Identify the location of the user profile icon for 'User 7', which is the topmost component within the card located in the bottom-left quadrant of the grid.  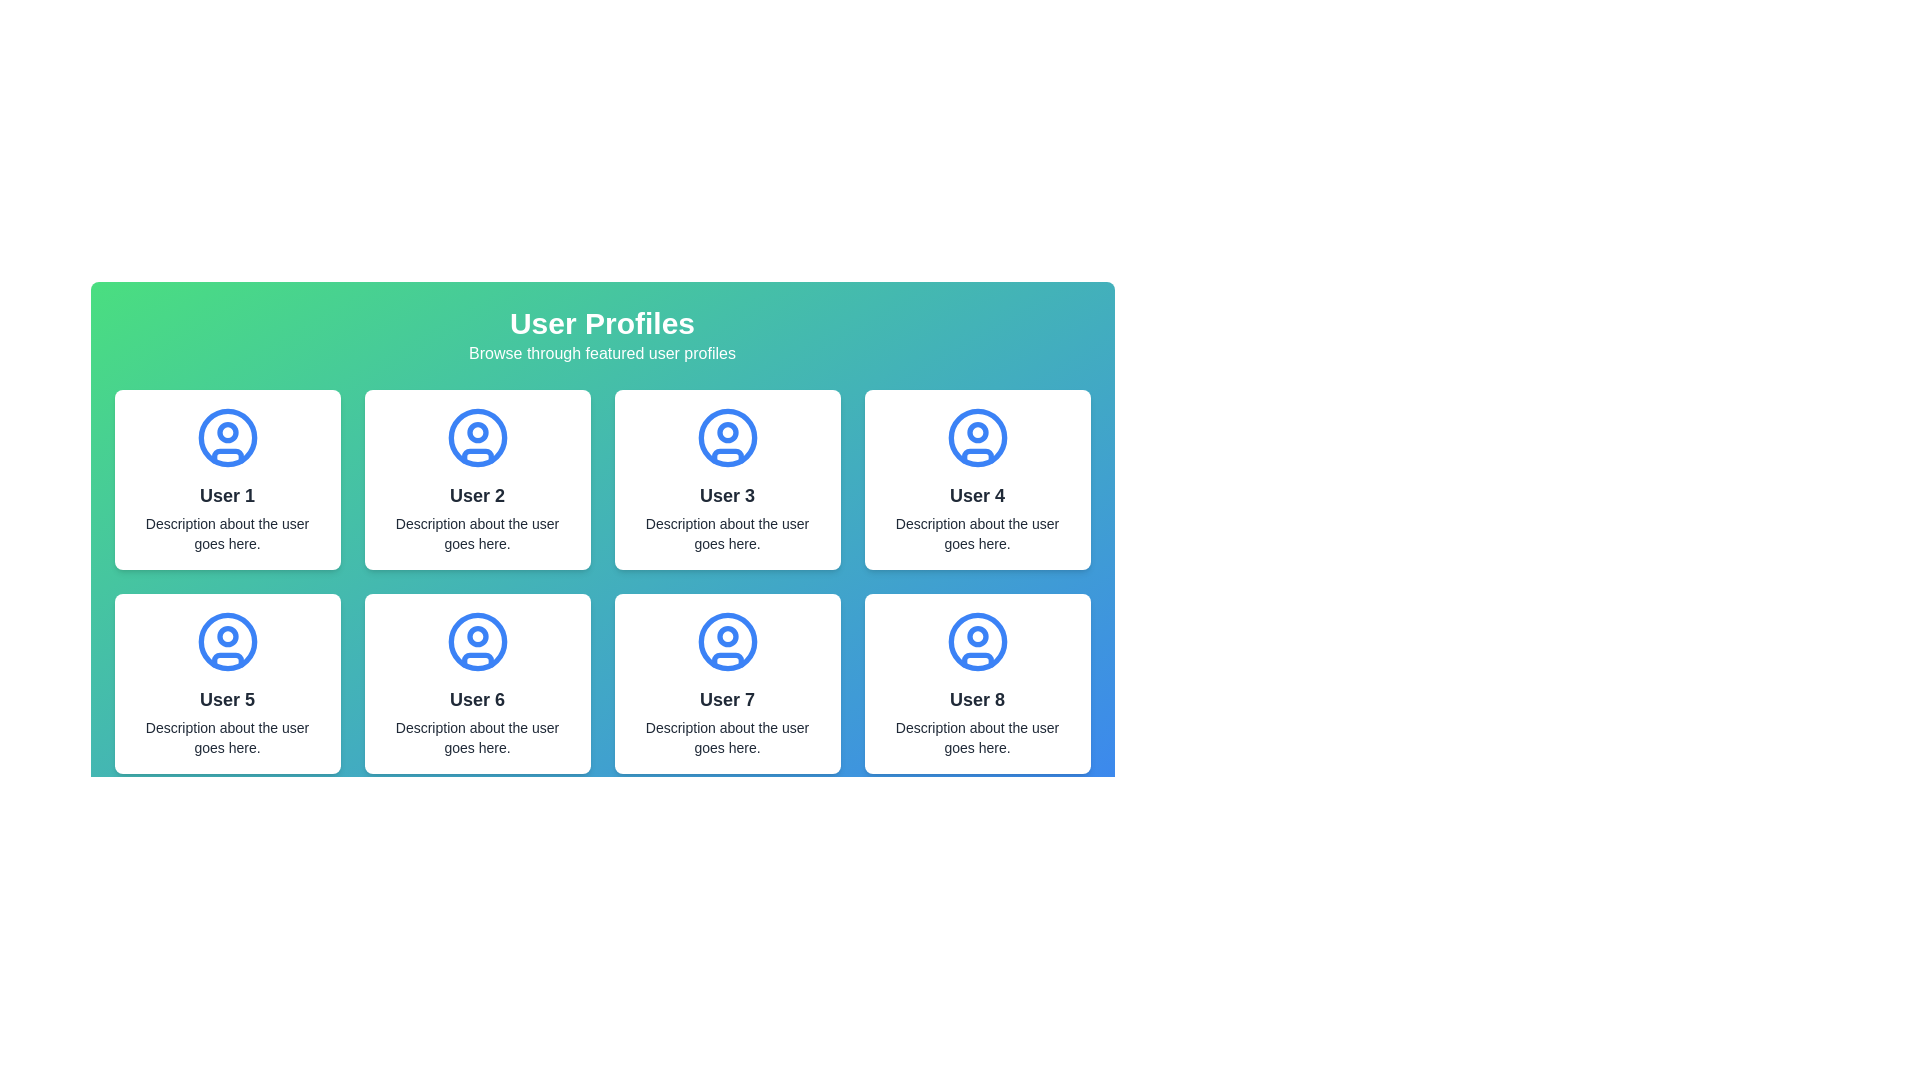
(726, 641).